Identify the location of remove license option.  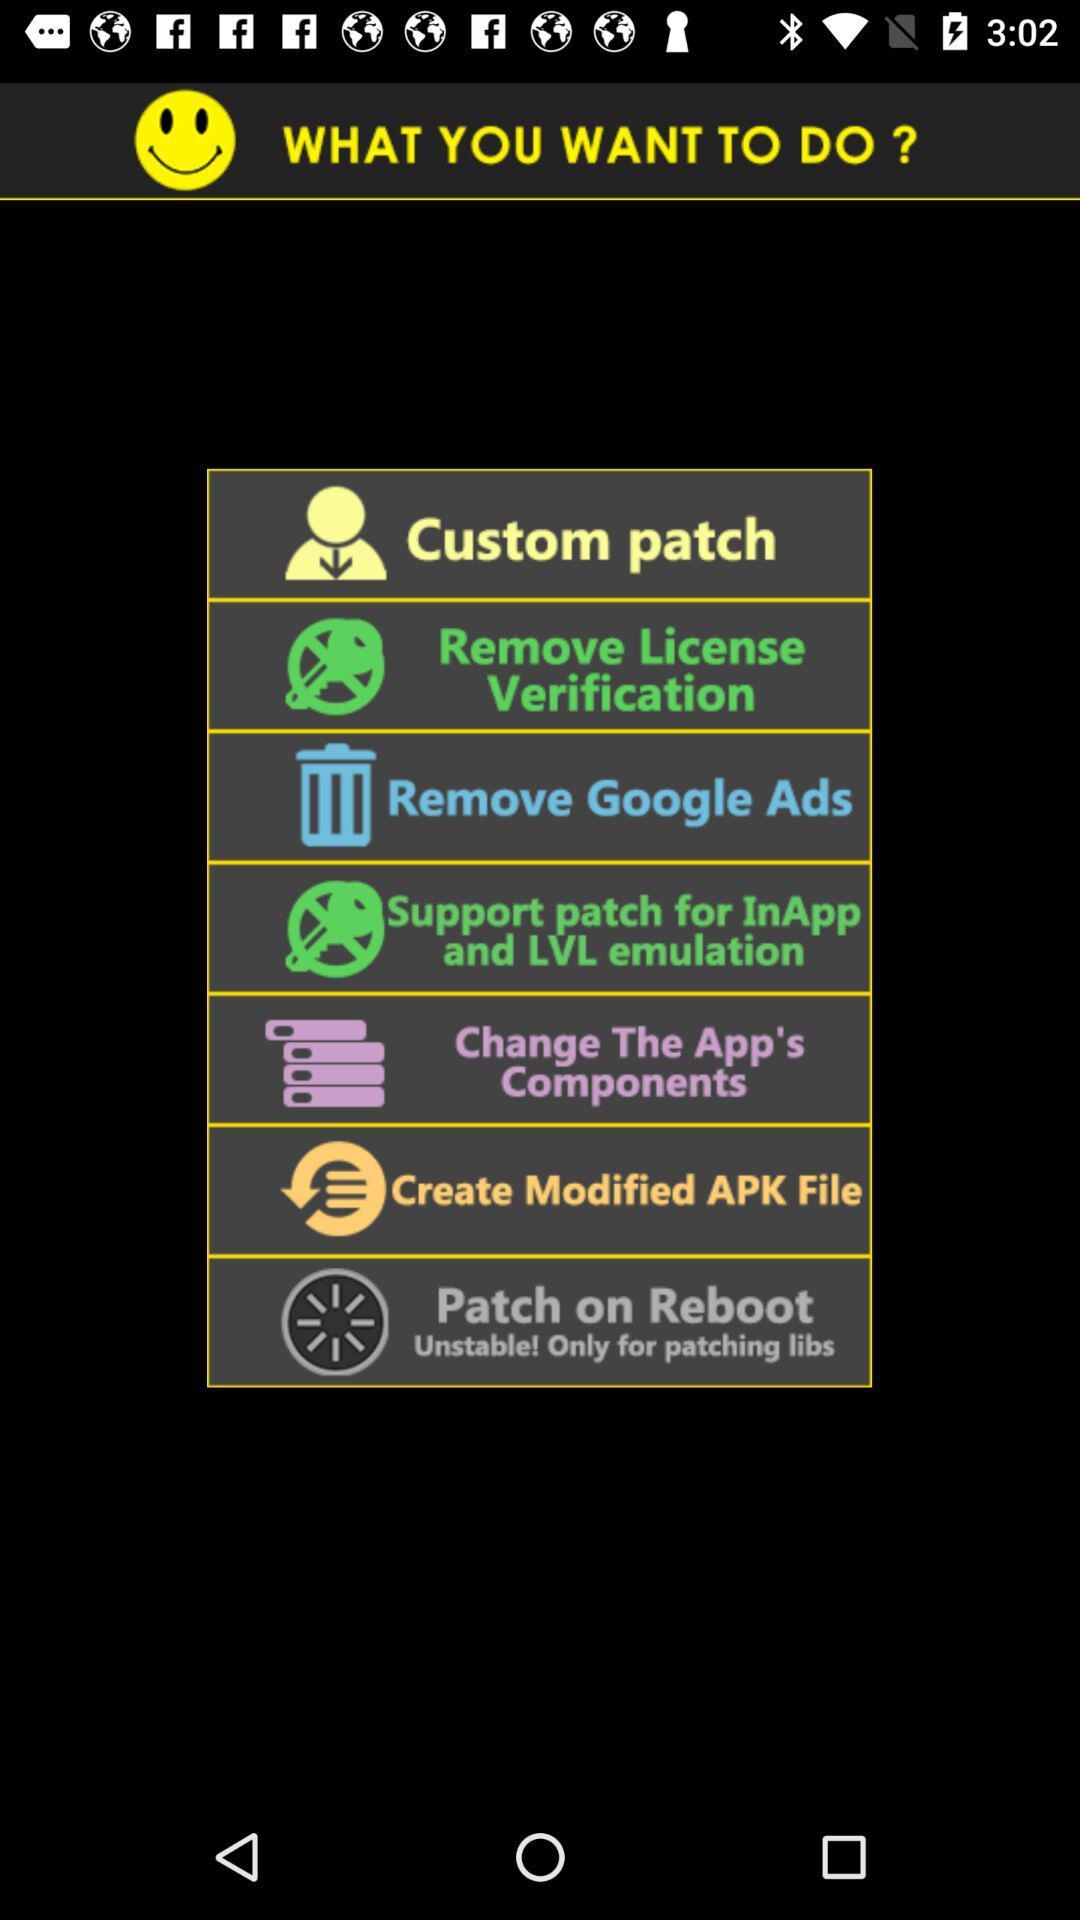
(538, 665).